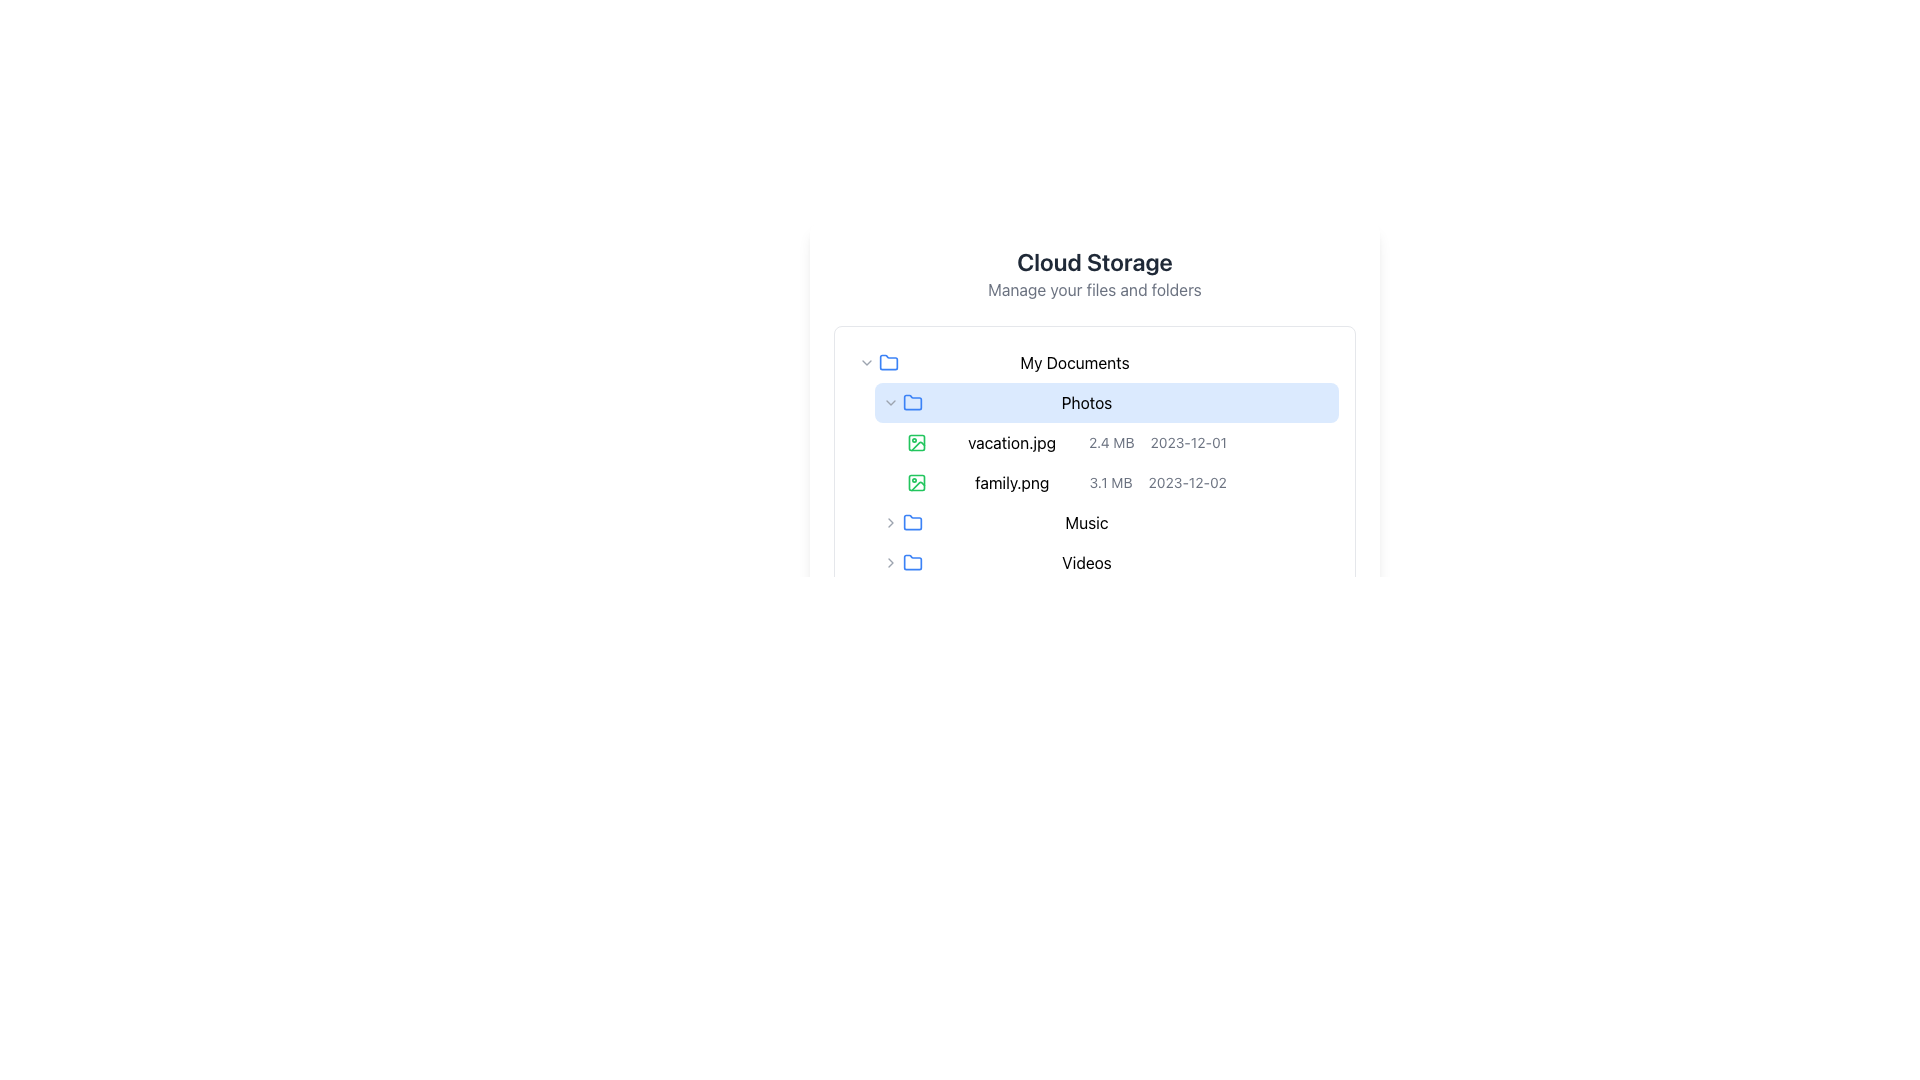  I want to click on the blue folder icon located to the left of the 'Photos' label, so click(911, 401).